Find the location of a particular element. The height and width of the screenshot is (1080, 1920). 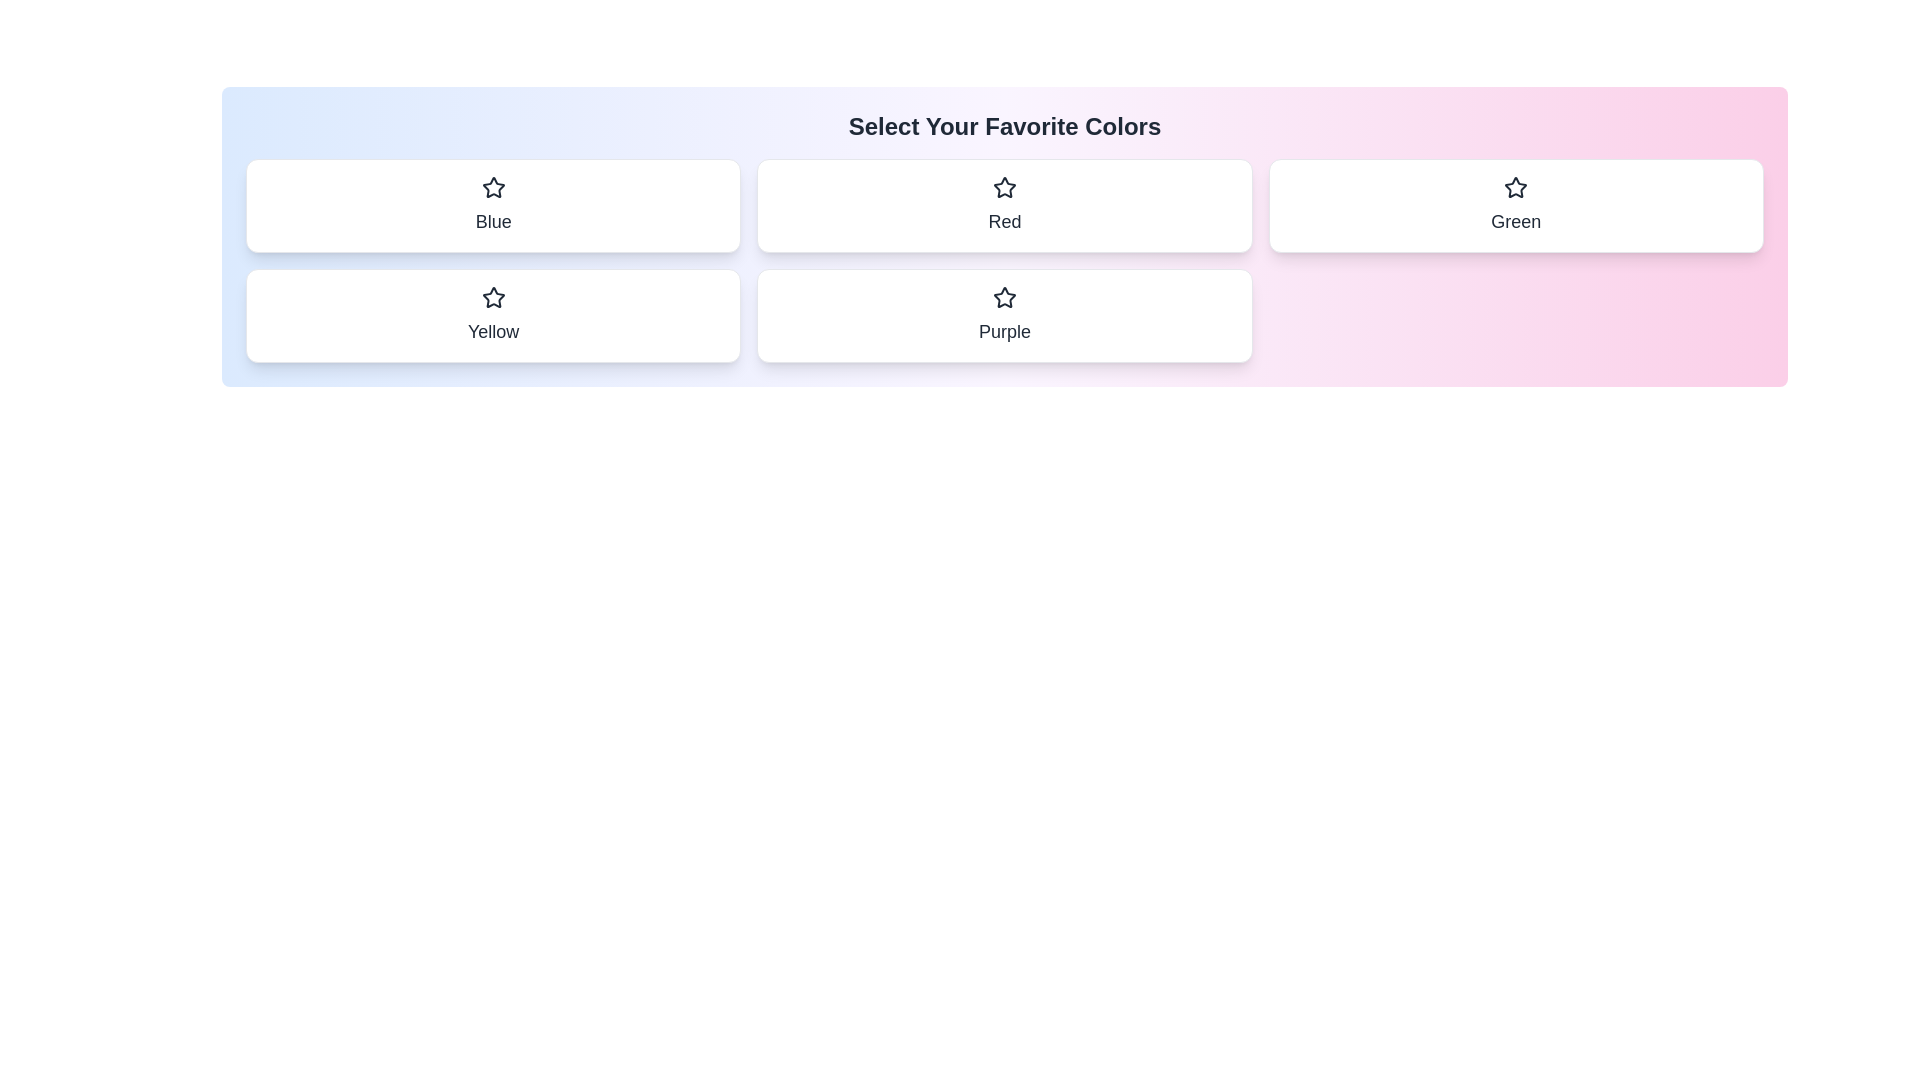

the color chip labeled Blue is located at coordinates (493, 205).